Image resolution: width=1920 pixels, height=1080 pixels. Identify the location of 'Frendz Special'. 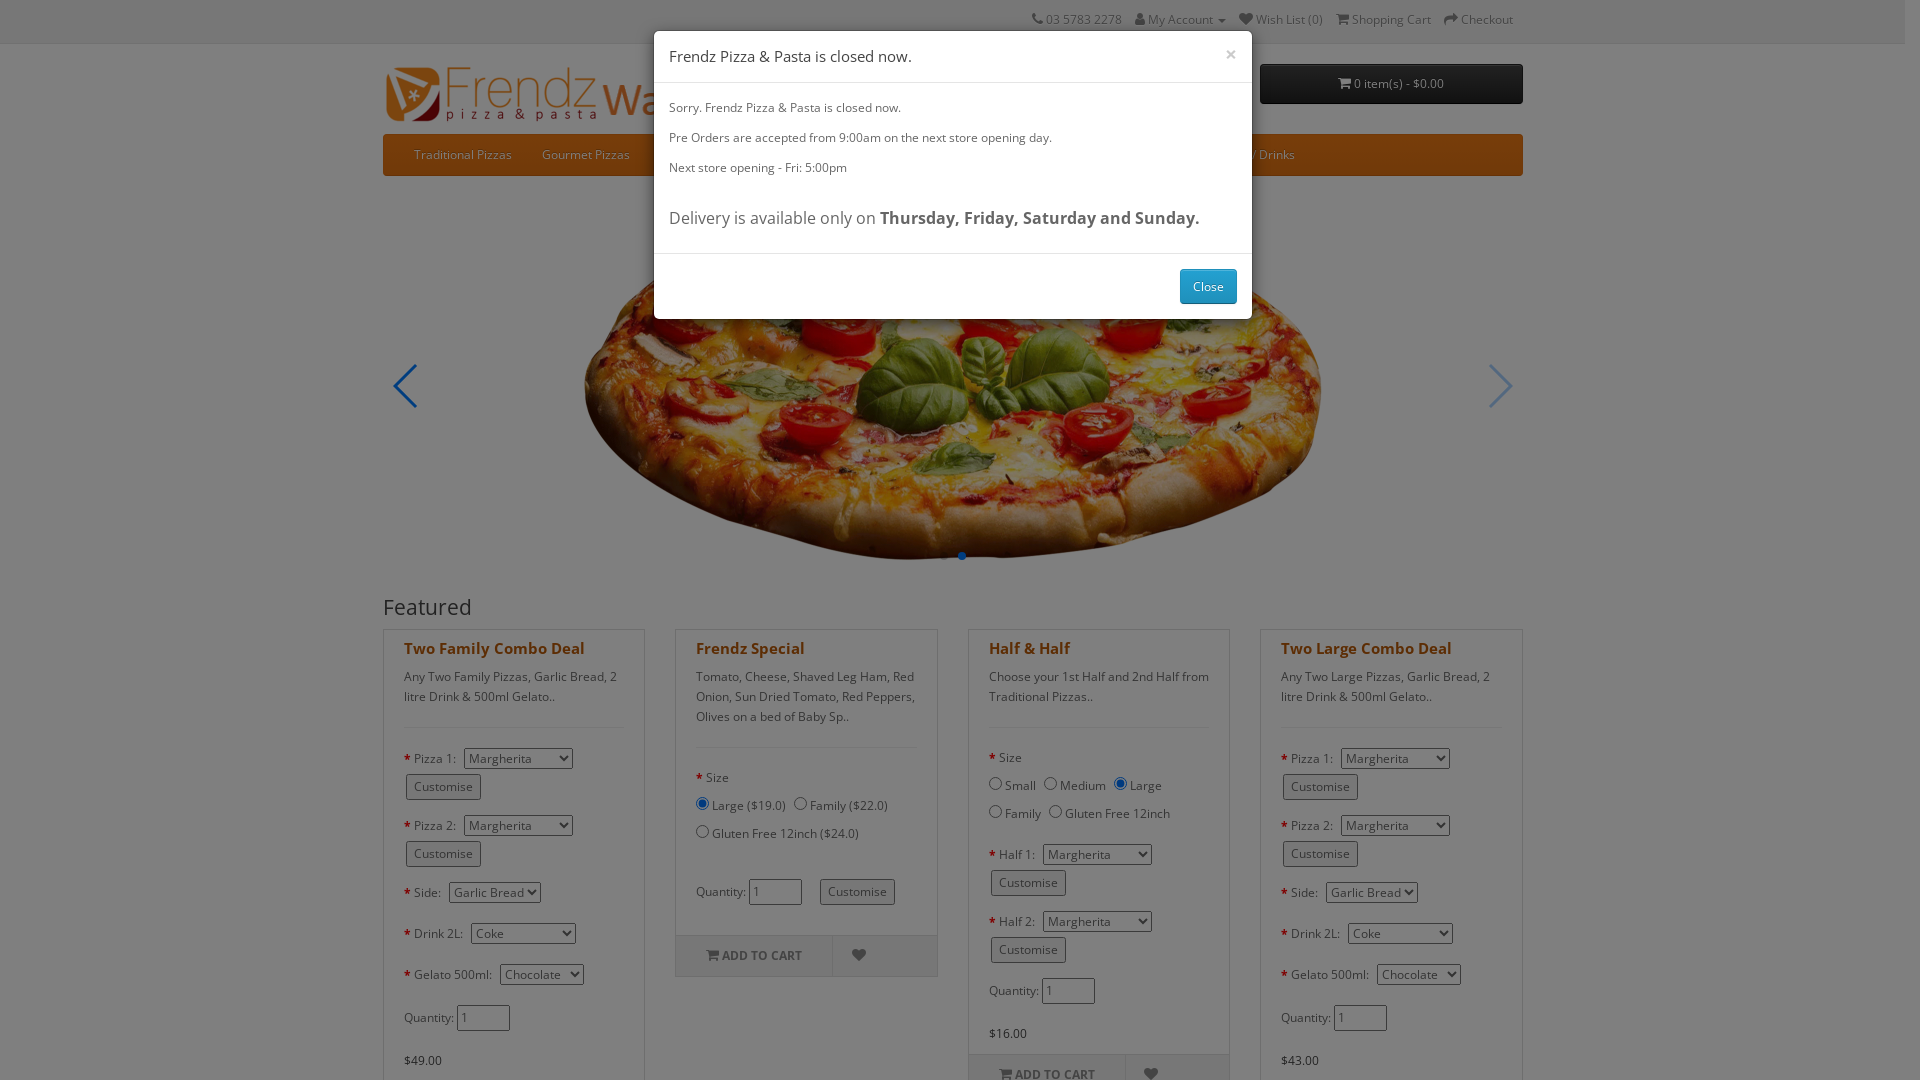
(749, 648).